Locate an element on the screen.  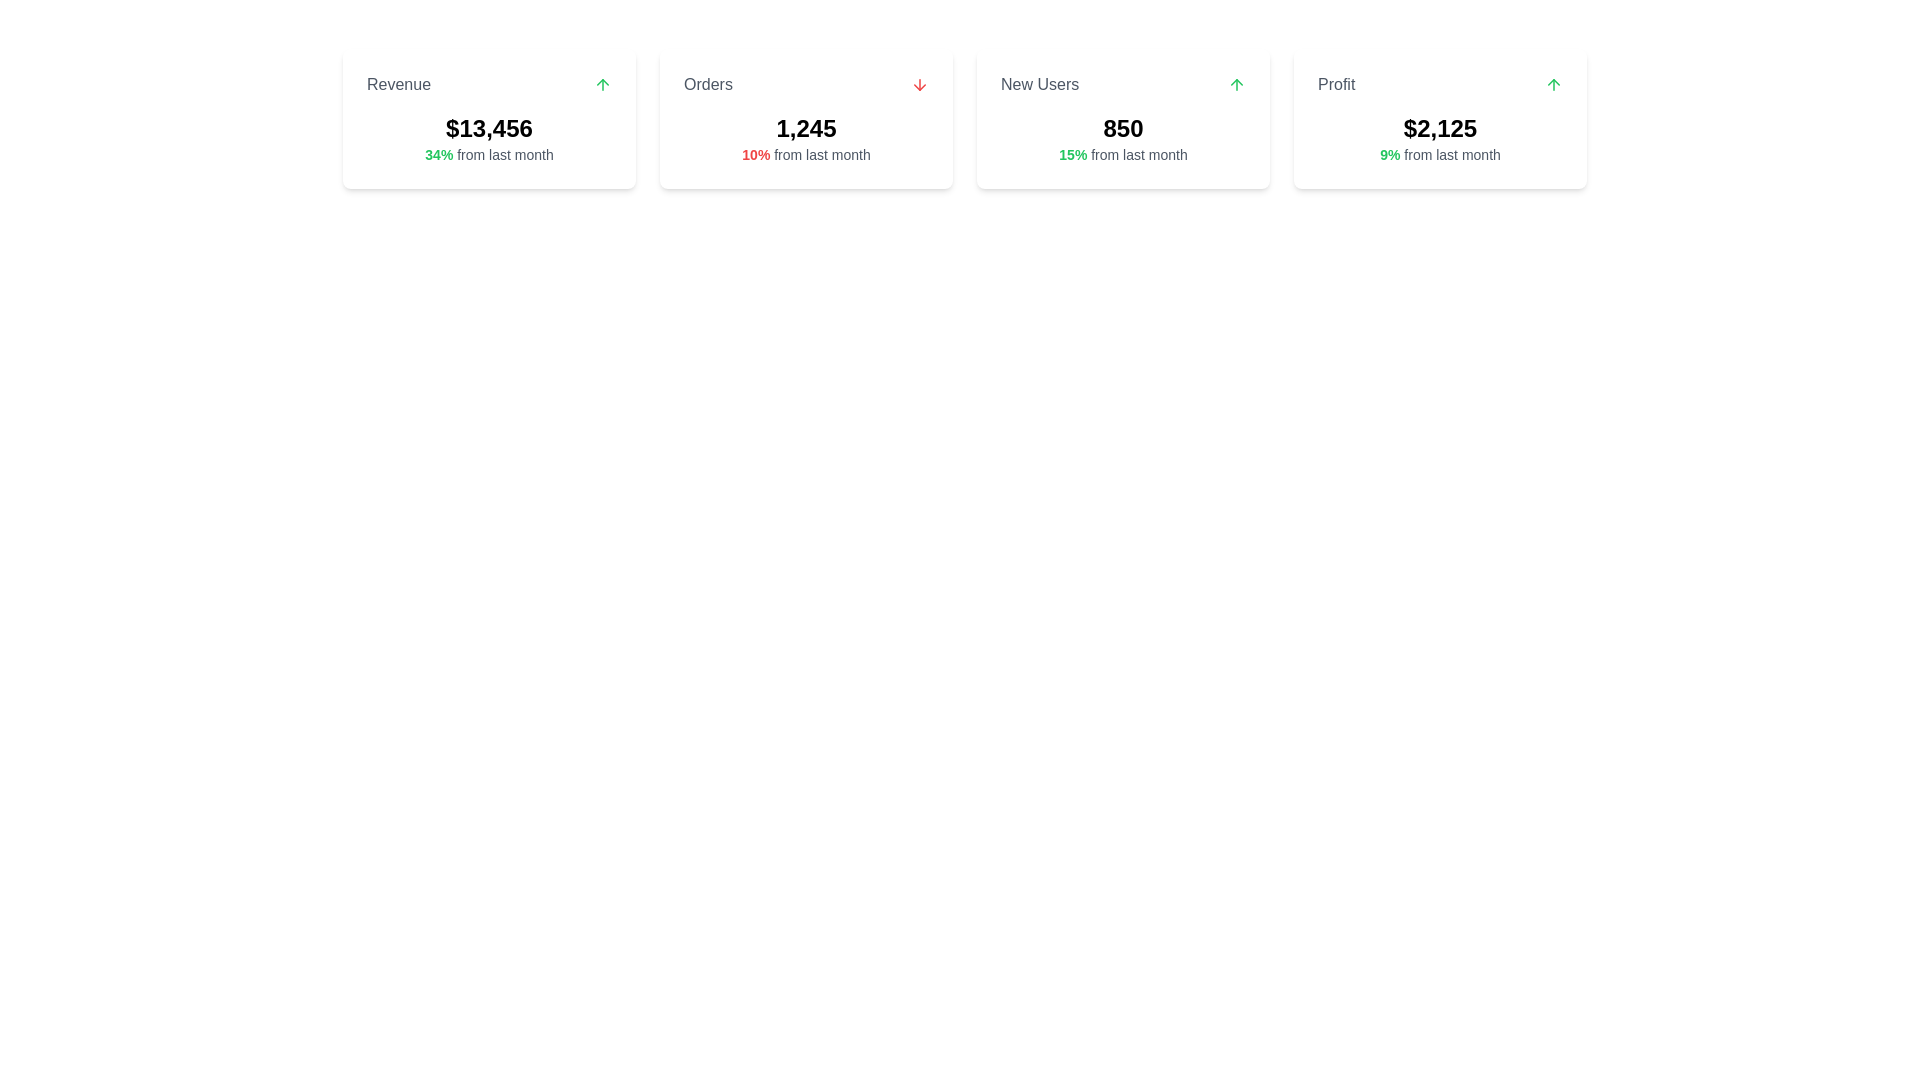
text element displaying '34%' in green and bold font style, located within the 'Revenue' status card, below the main value '$13,456' and above the descriptive text 'from last month' is located at coordinates (438, 153).